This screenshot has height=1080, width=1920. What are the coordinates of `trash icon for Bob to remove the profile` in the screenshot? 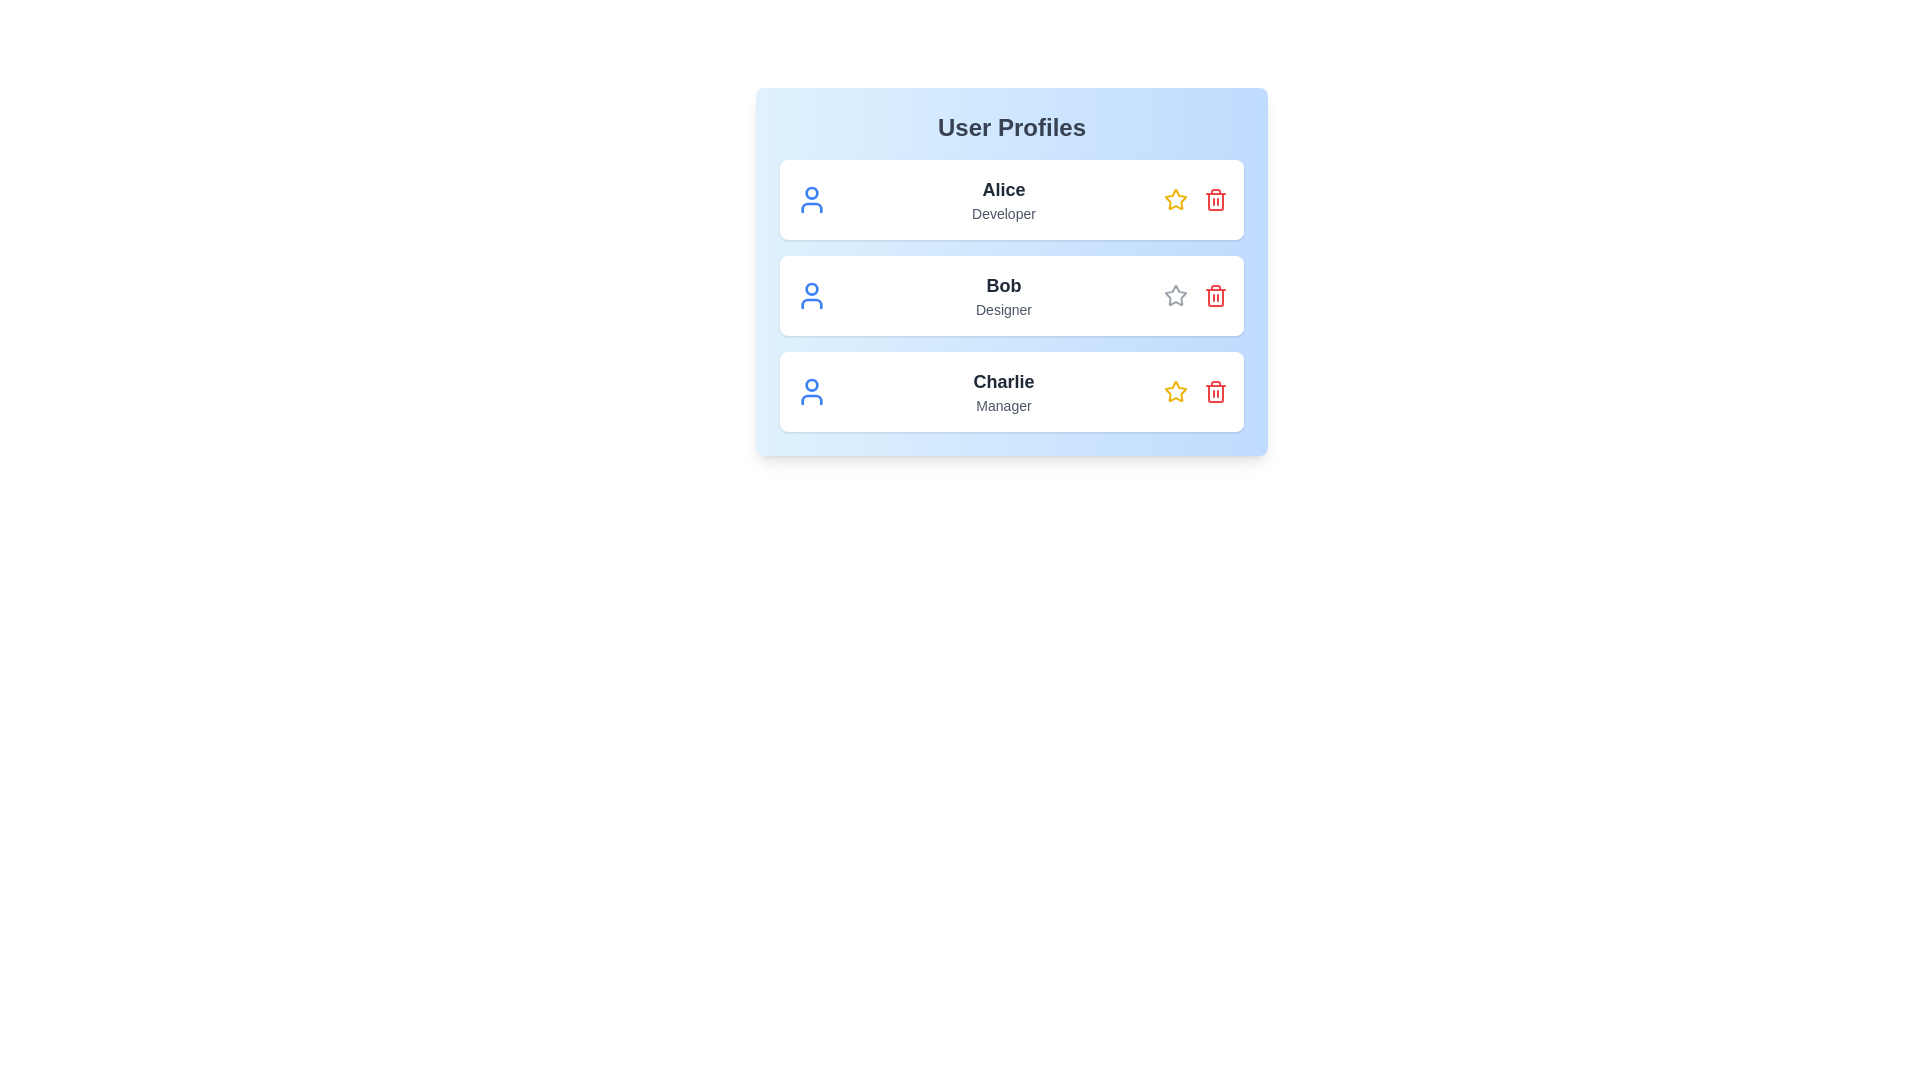 It's located at (1214, 296).